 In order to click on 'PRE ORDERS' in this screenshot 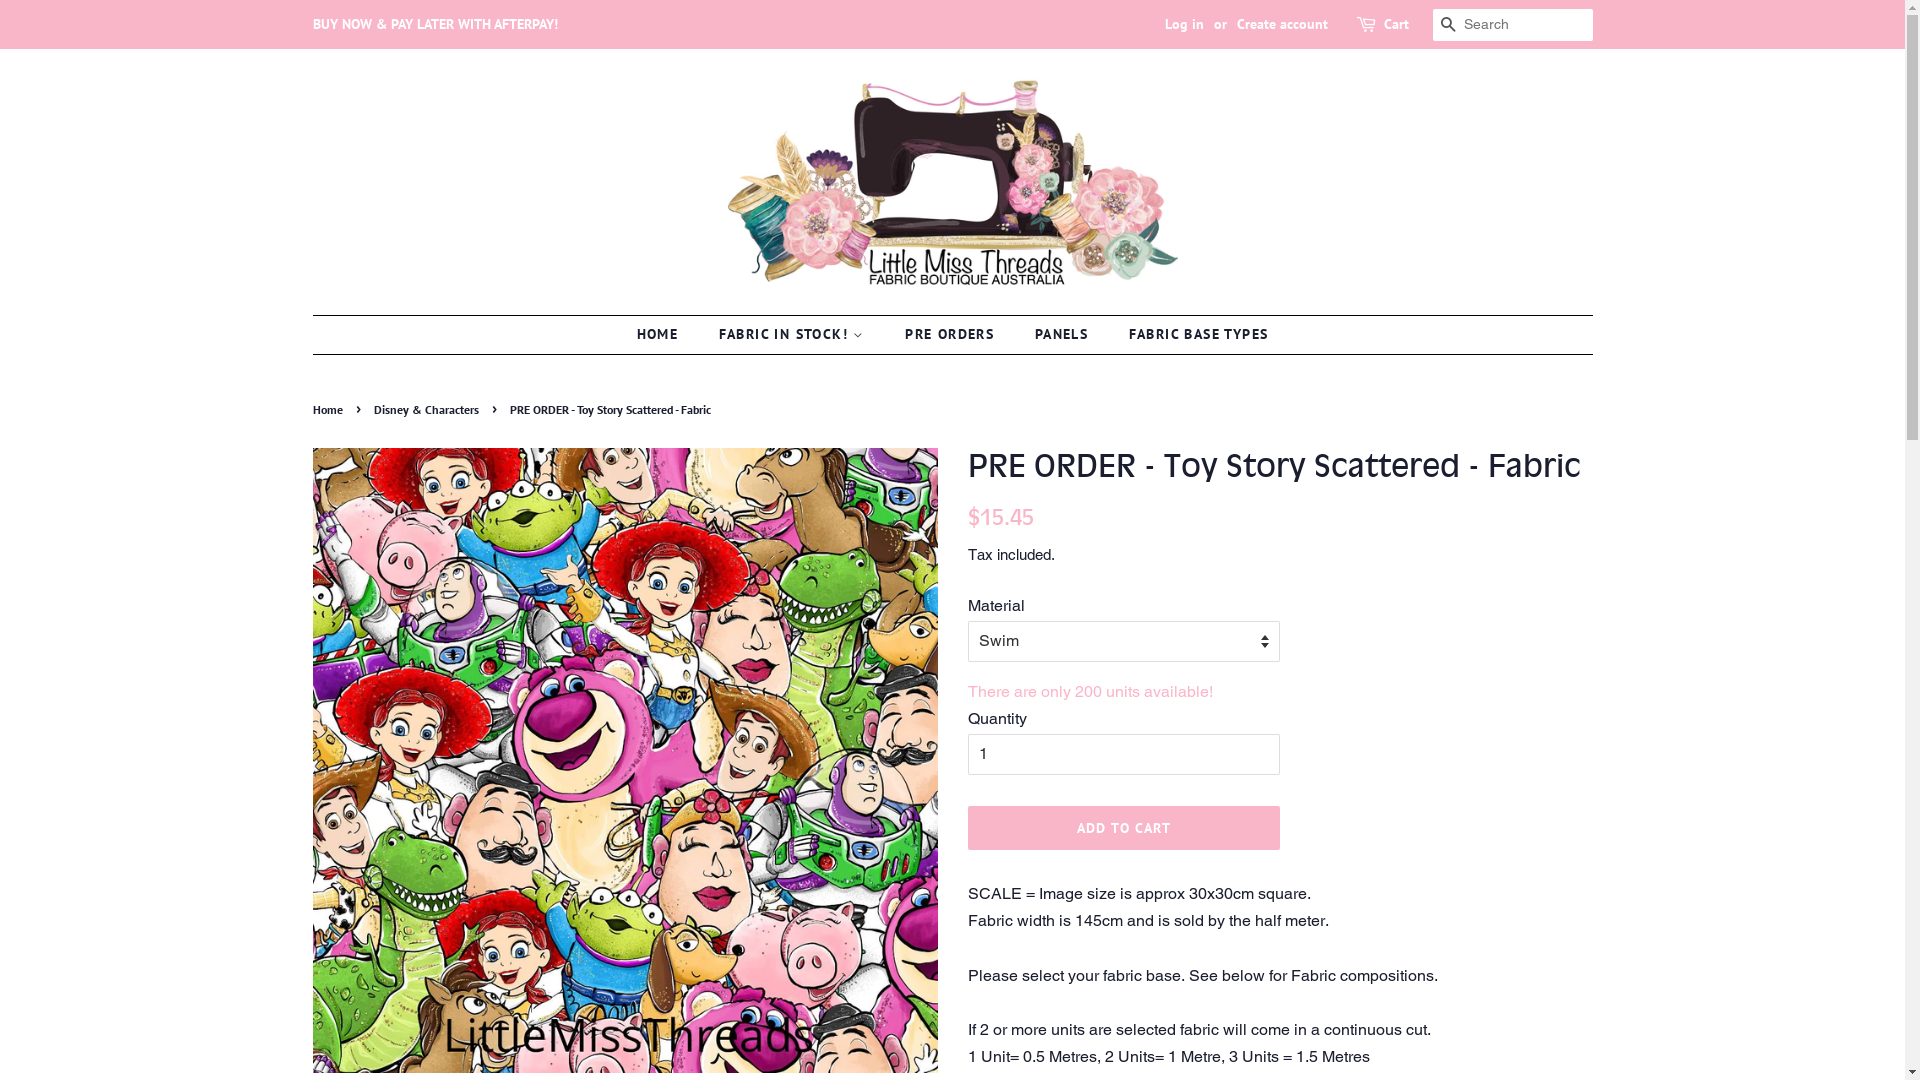, I will do `click(888, 334)`.